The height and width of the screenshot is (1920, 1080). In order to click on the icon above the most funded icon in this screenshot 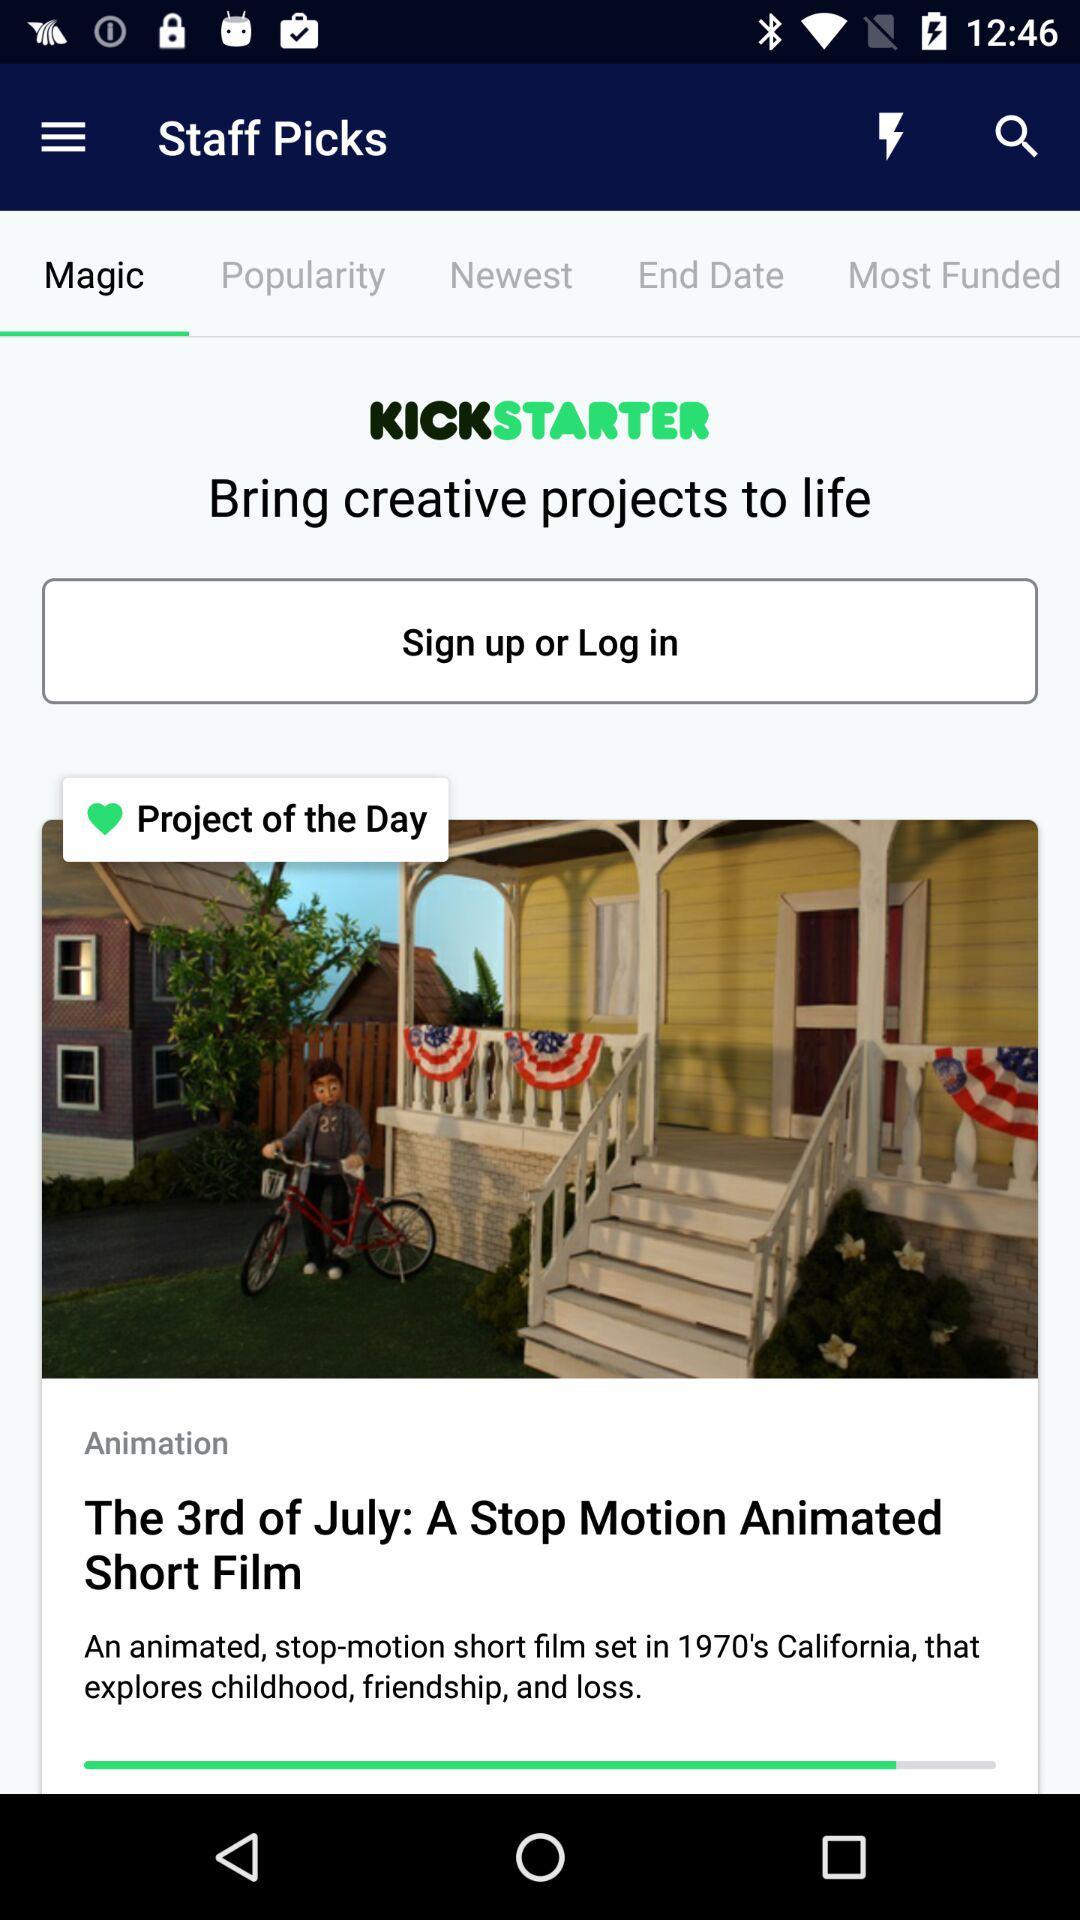, I will do `click(890, 136)`.